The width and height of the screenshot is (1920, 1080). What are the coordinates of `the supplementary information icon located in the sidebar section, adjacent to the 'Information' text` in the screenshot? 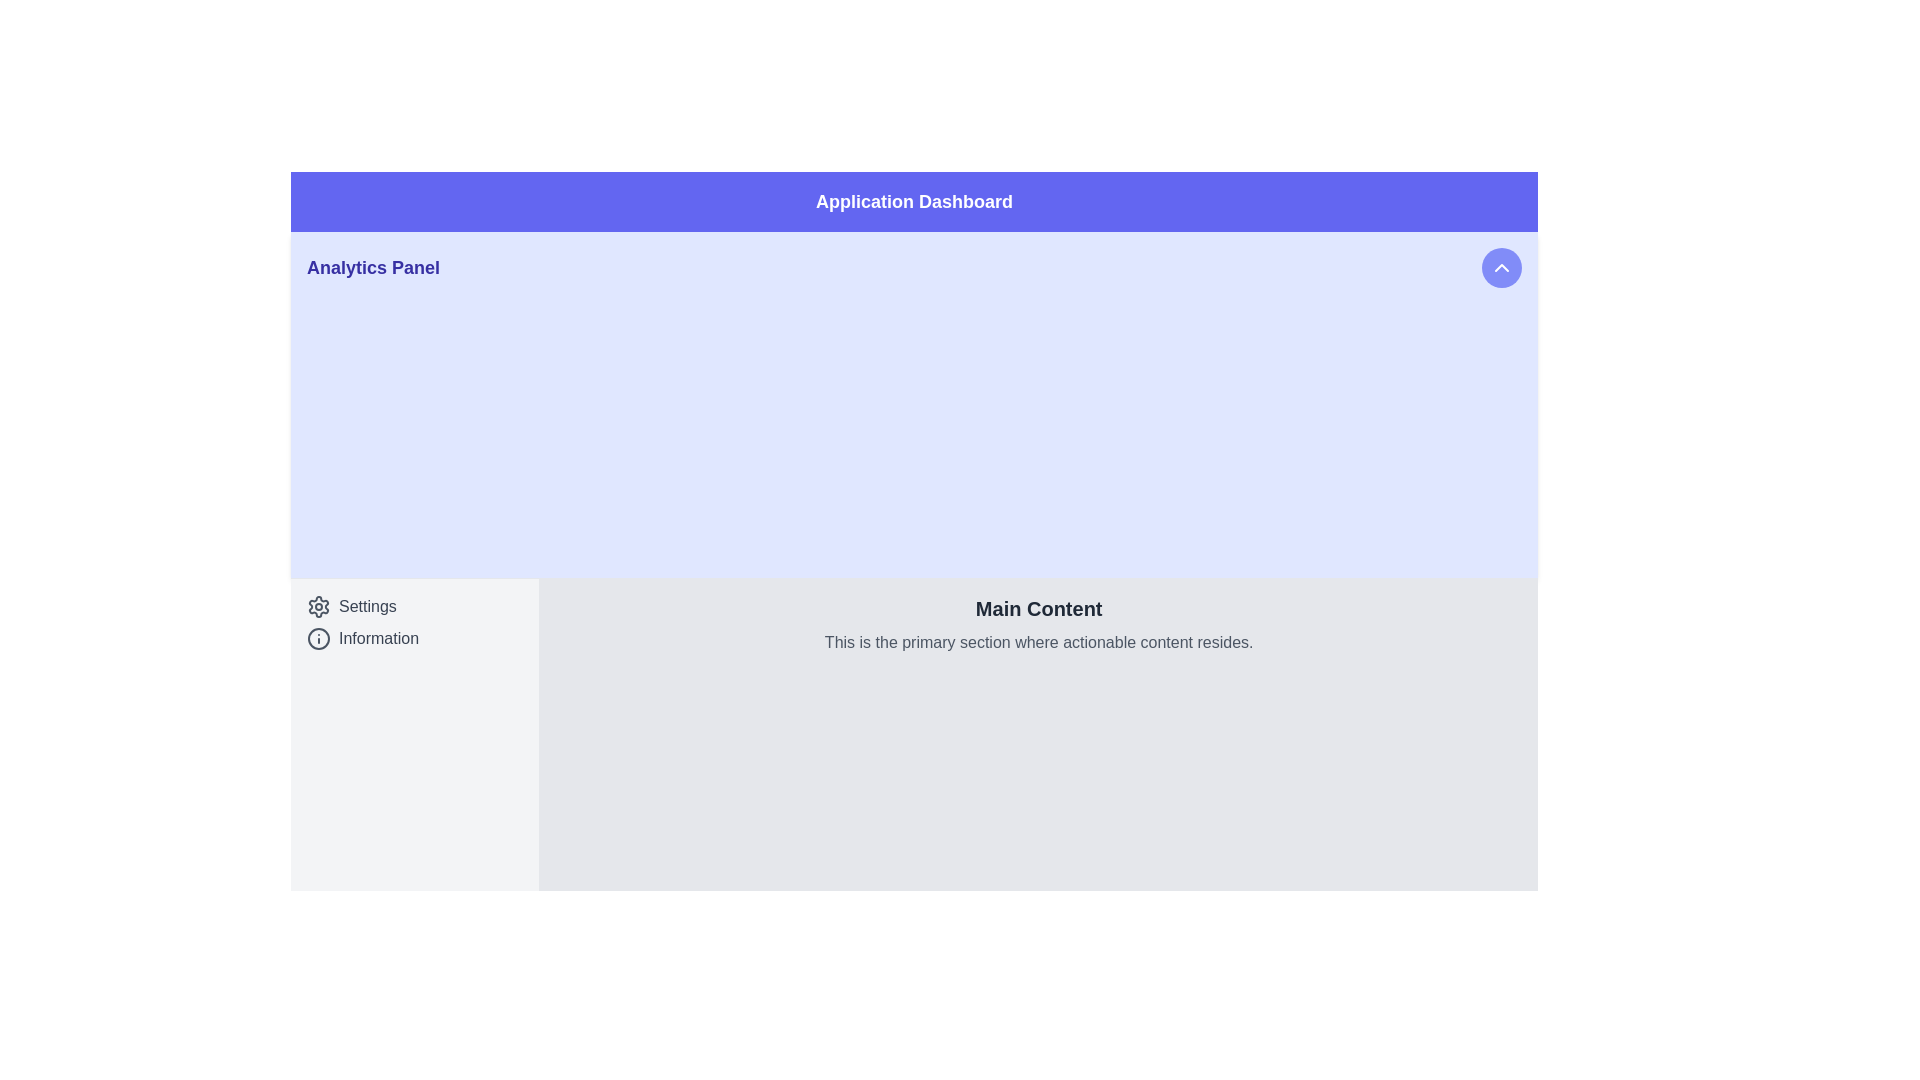 It's located at (317, 638).